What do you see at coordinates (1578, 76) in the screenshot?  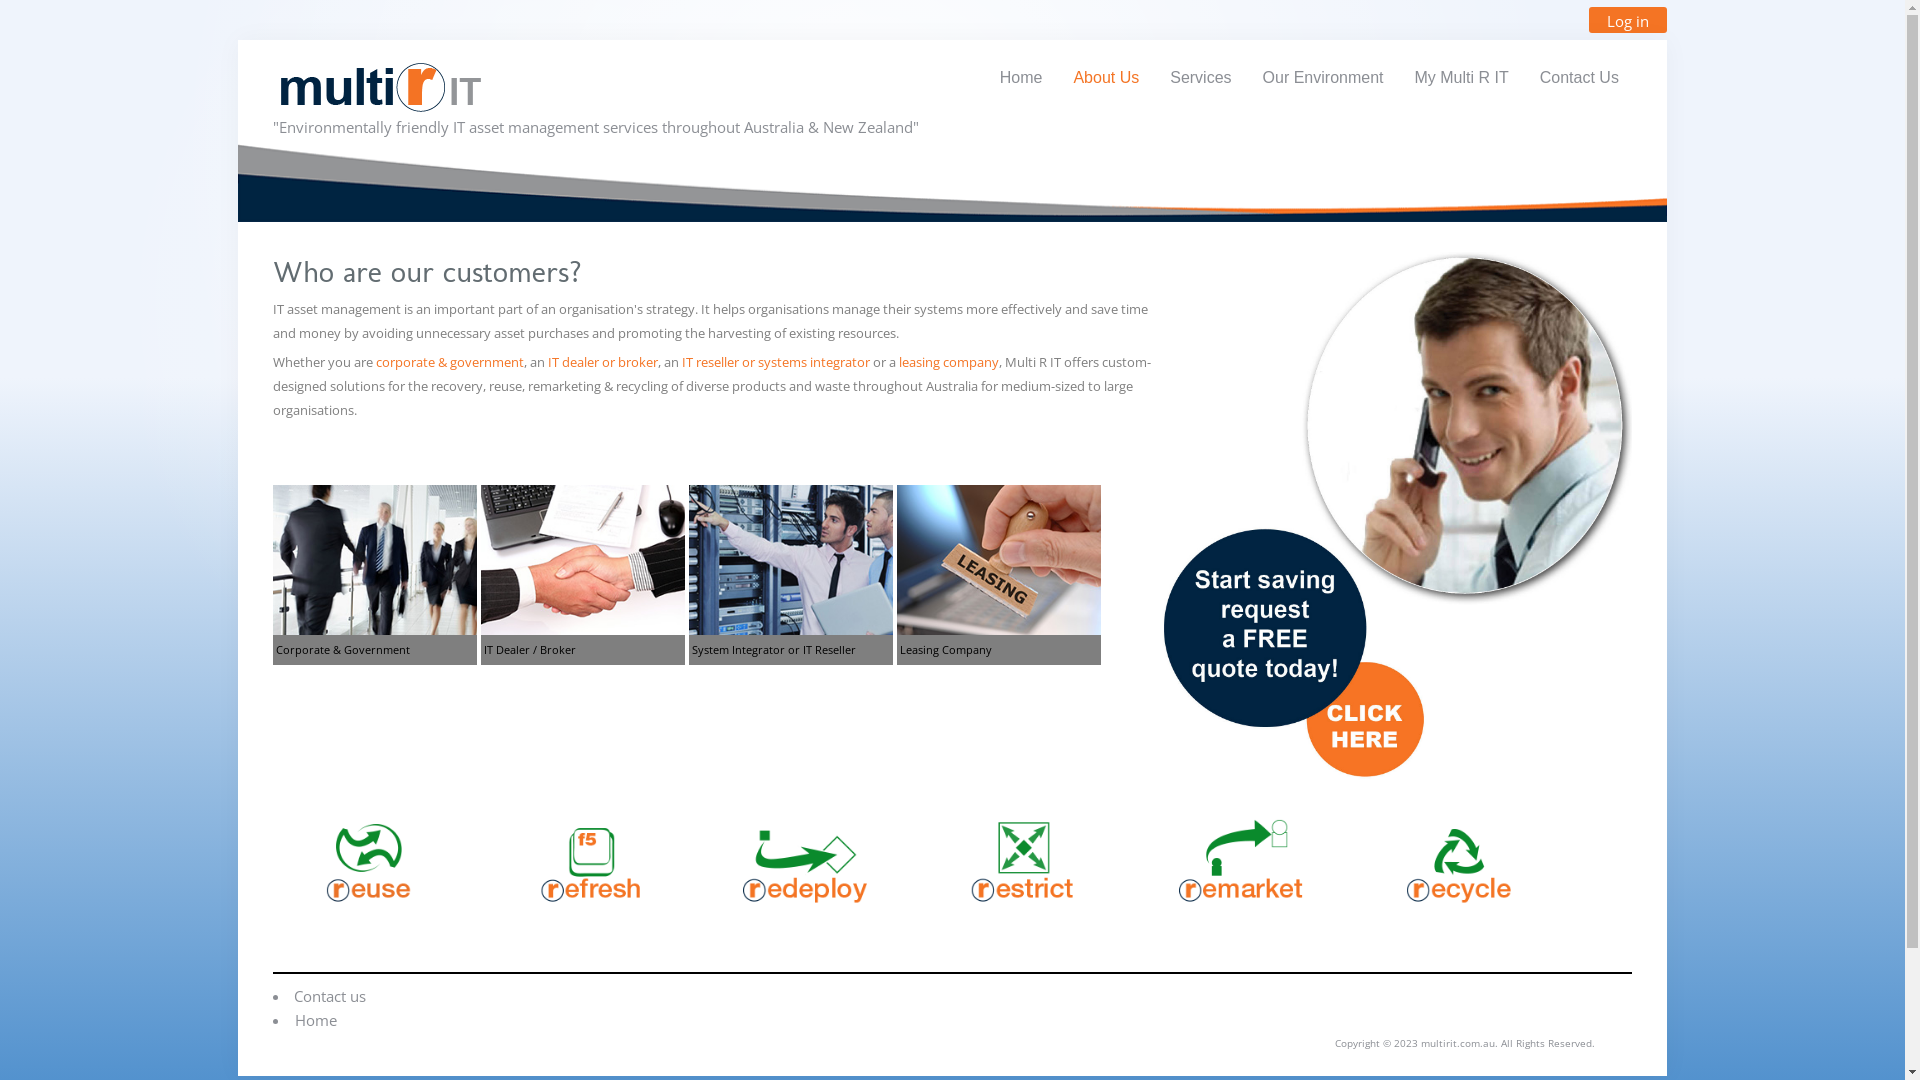 I see `'Contact Us'` at bounding box center [1578, 76].